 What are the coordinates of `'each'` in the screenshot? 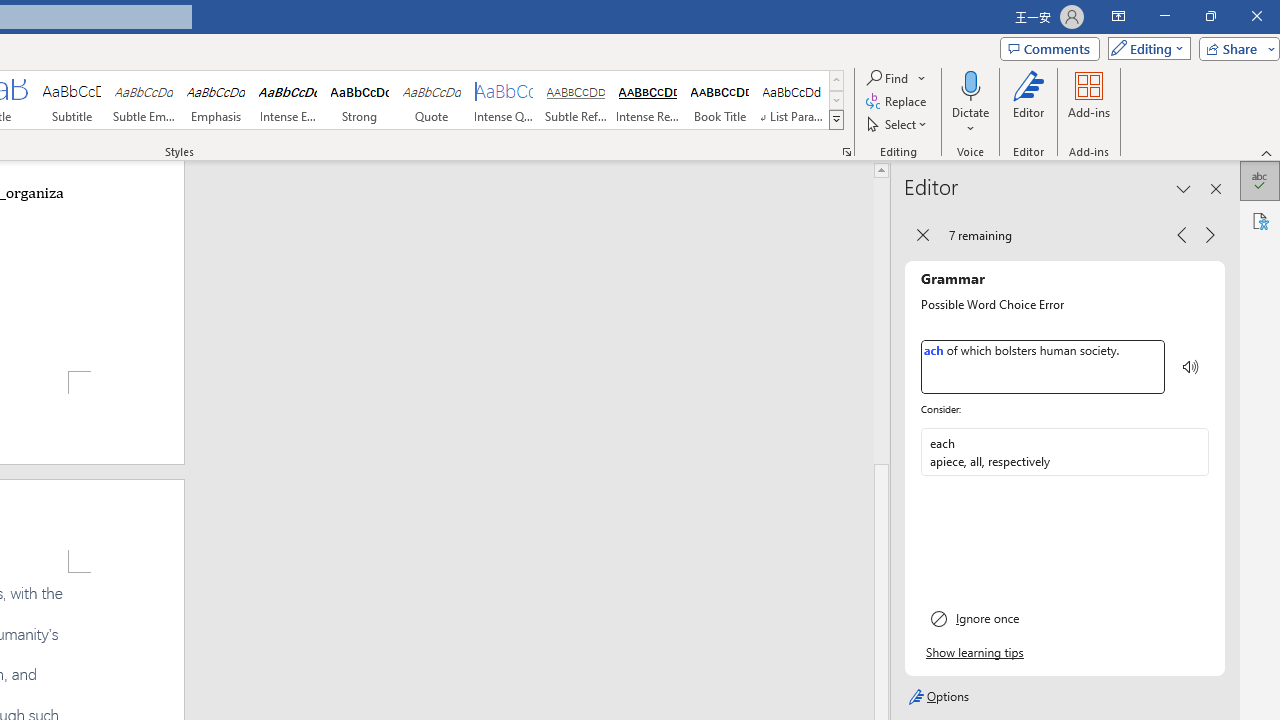 It's located at (1048, 452).